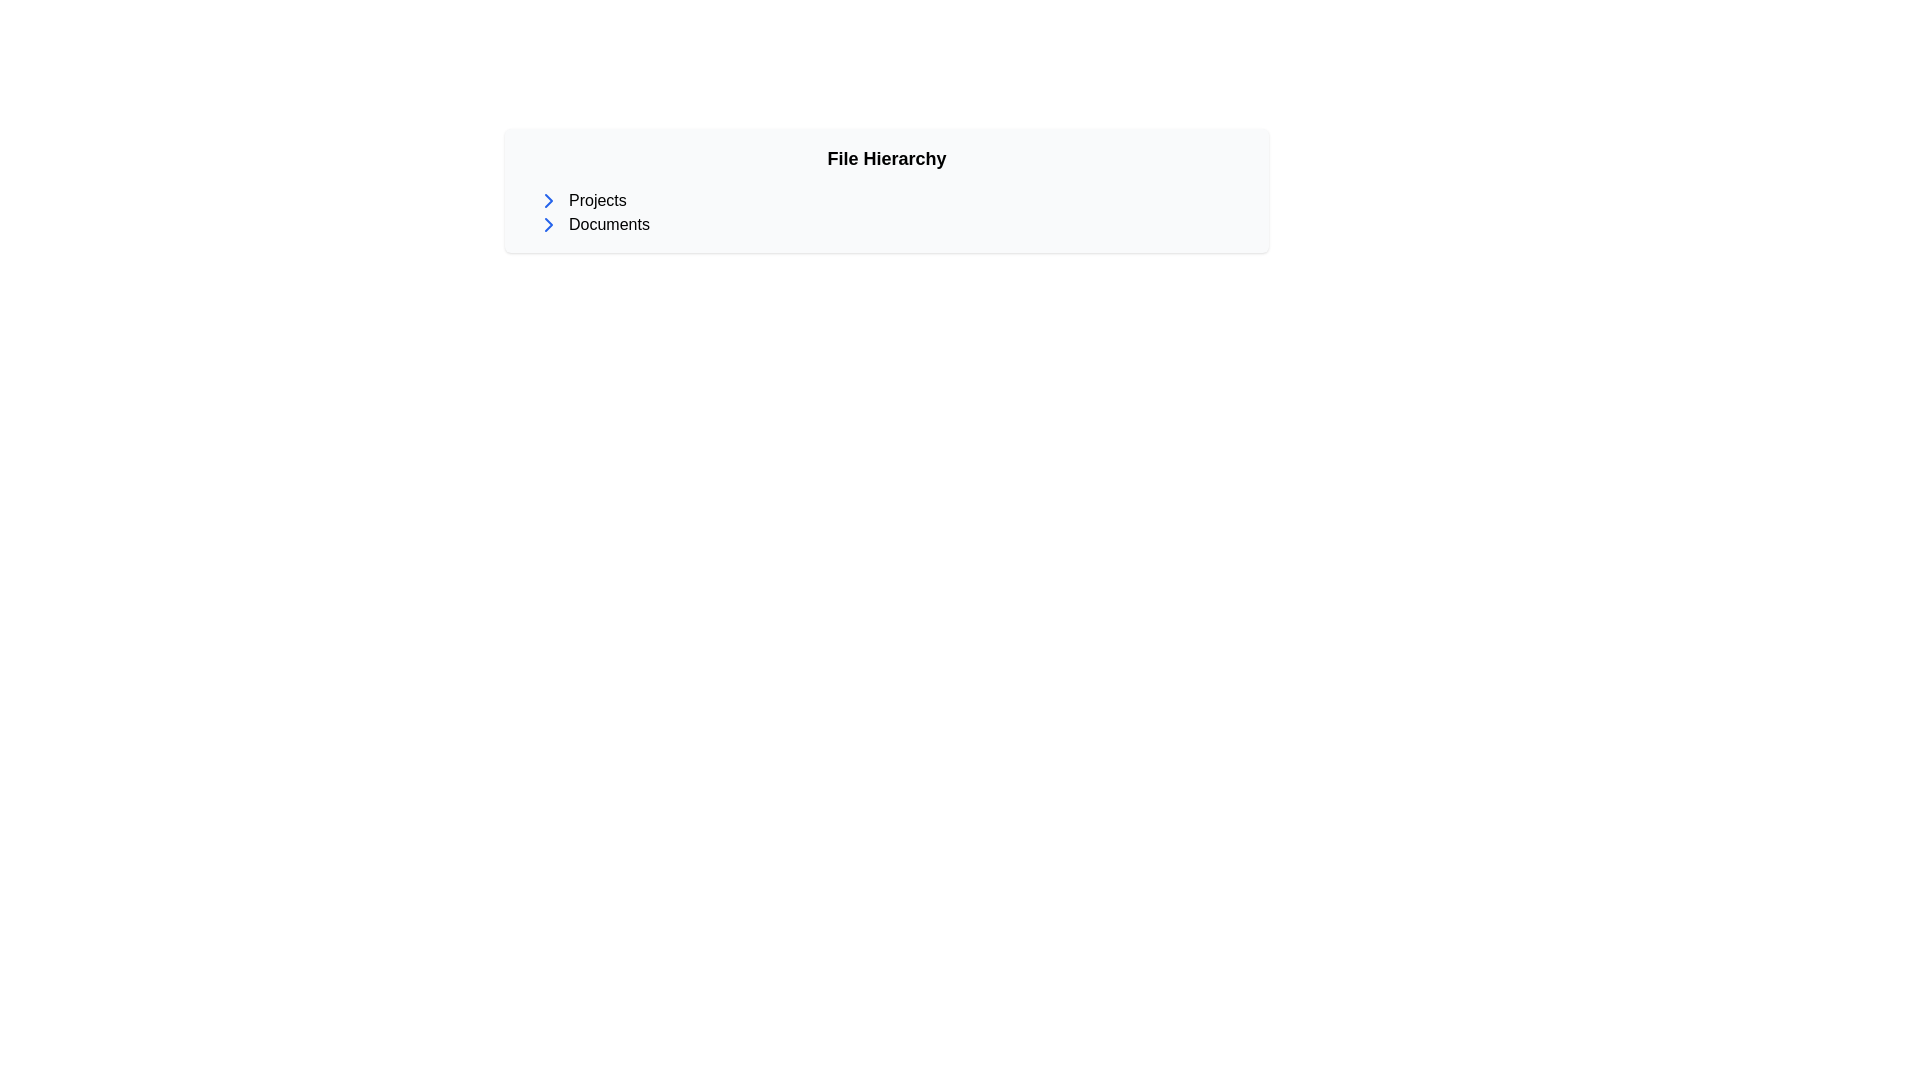 This screenshot has height=1080, width=1920. What do you see at coordinates (548, 200) in the screenshot?
I see `the icon located to the immediate left of the 'Projects' label in the 'File Hierarchy' section` at bounding box center [548, 200].